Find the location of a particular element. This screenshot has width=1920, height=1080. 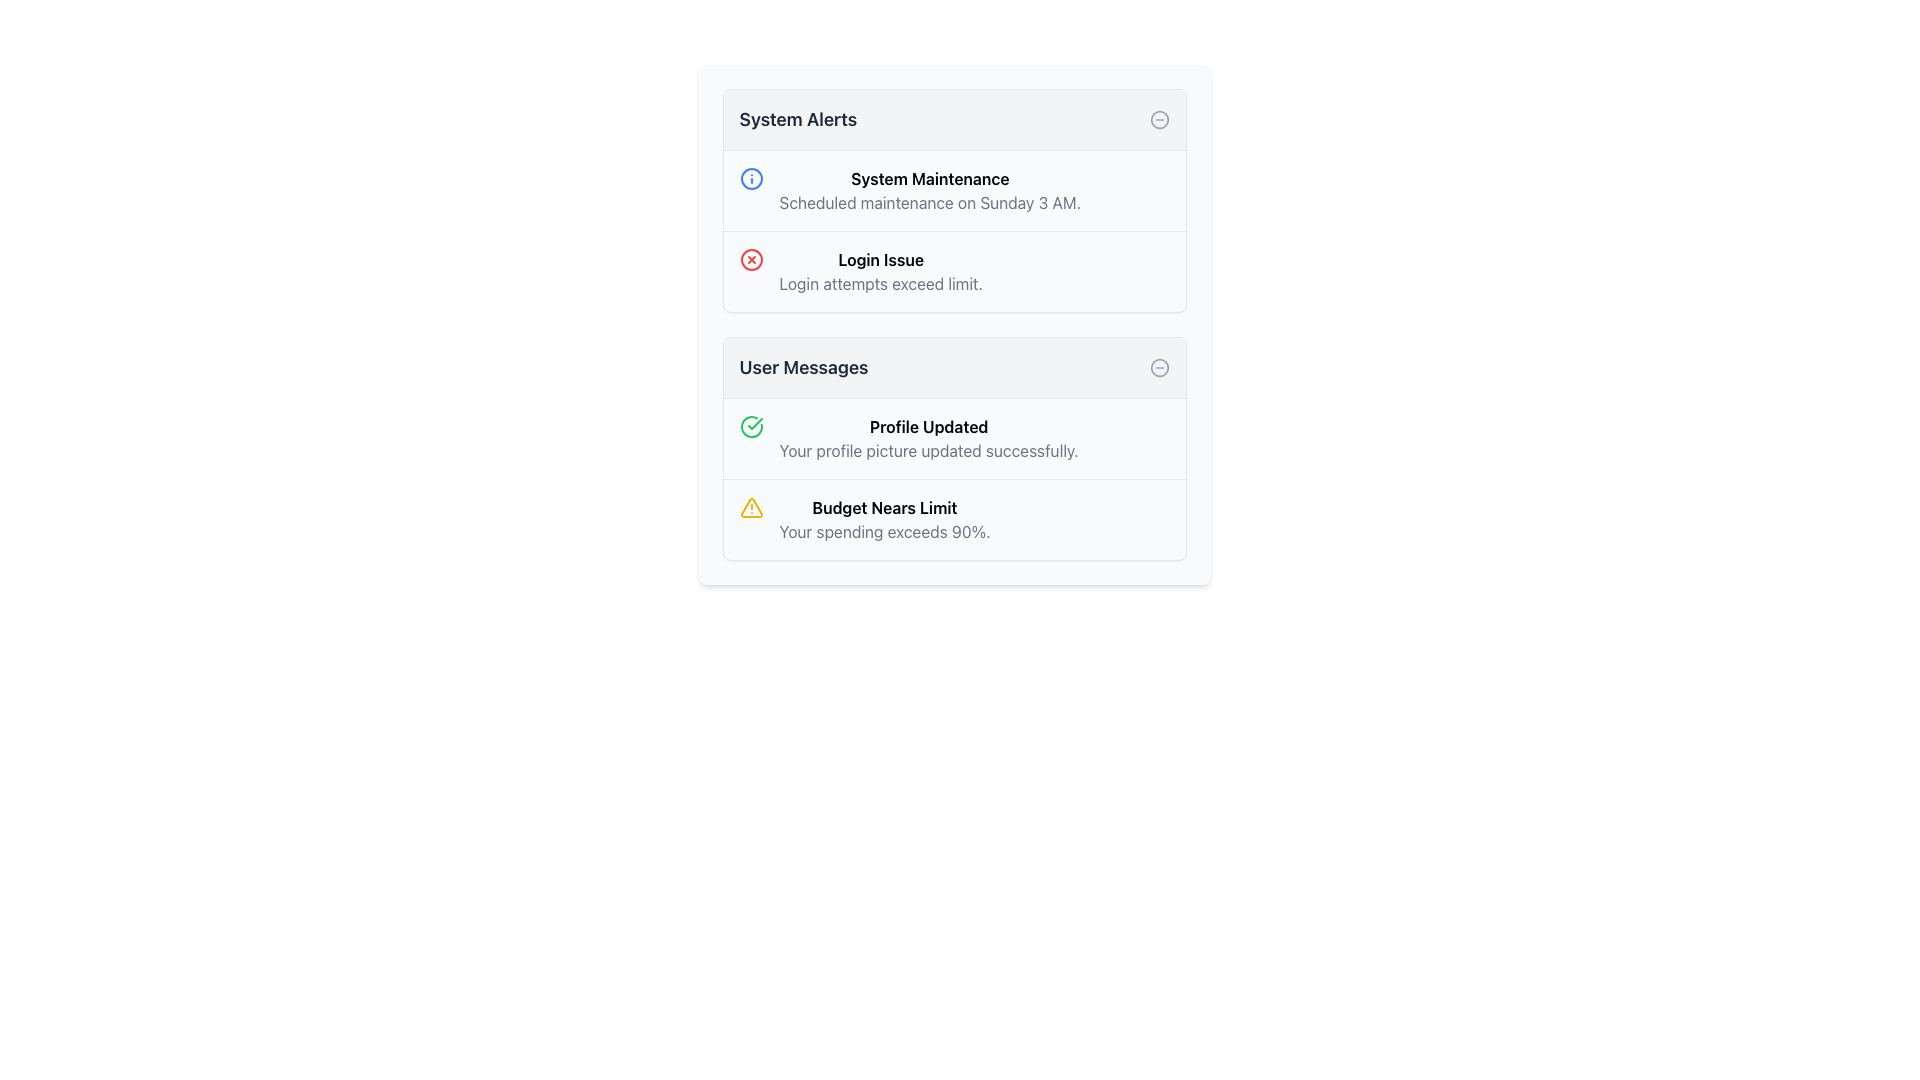

information from the first notification in the 'System Alerts' section that notifies the user of an upcoming system maintenance event is located at coordinates (929, 191).